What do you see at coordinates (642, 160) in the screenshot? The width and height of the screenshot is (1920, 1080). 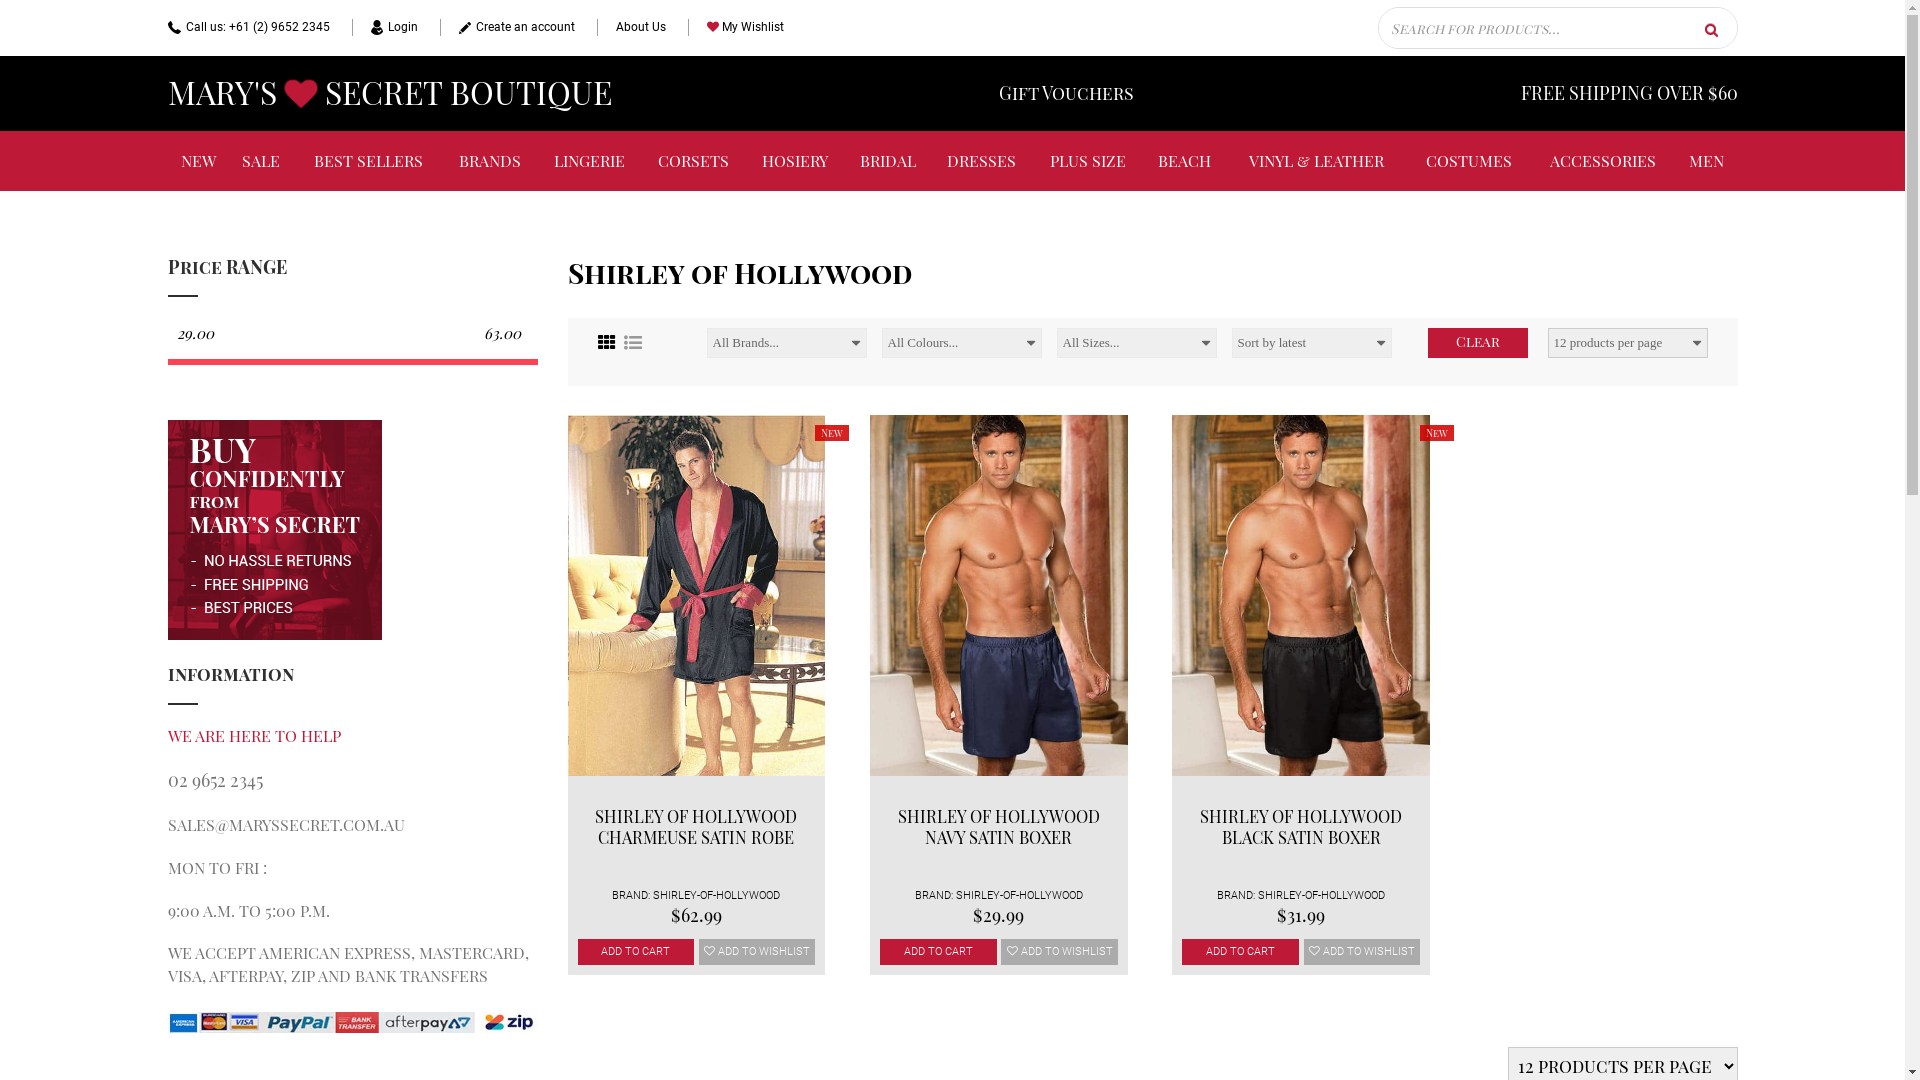 I see `'CORSETS'` at bounding box center [642, 160].